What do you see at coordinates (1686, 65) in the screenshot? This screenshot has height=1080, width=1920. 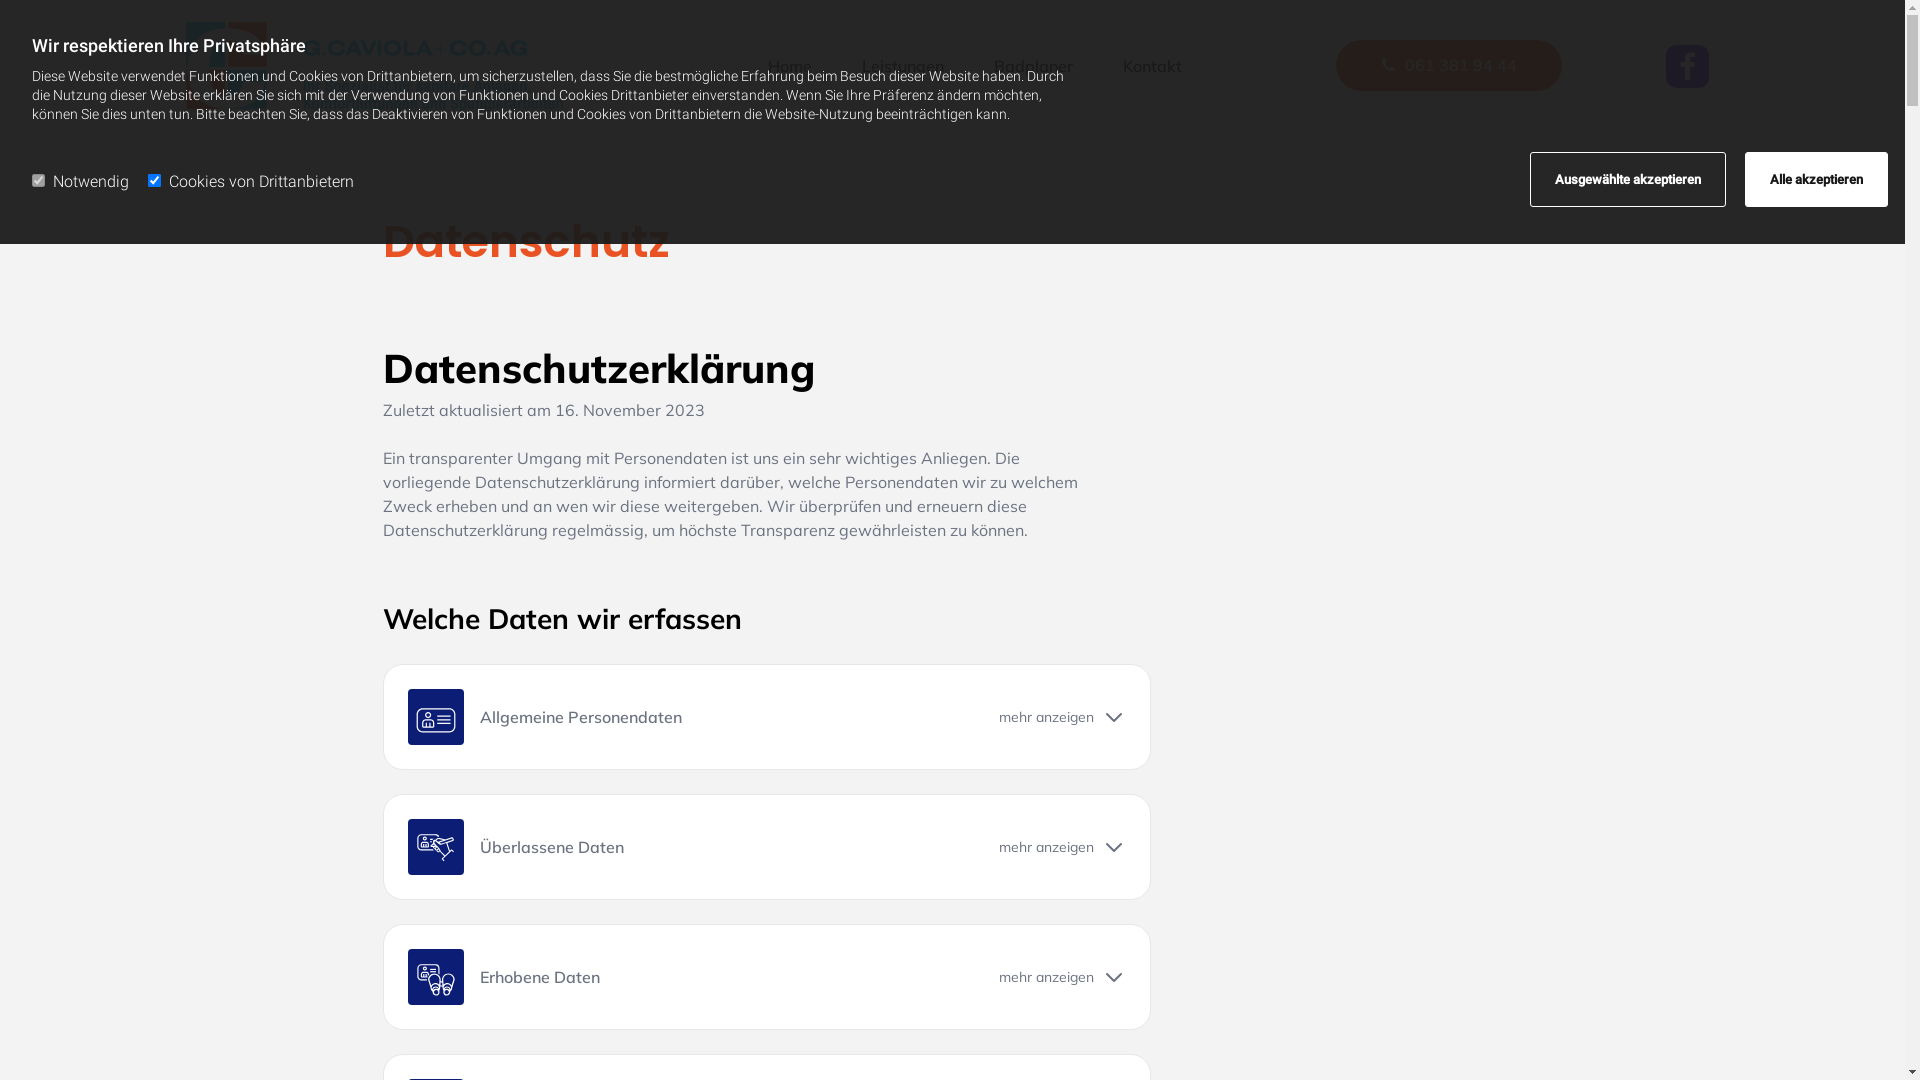 I see `'Facebook '` at bounding box center [1686, 65].